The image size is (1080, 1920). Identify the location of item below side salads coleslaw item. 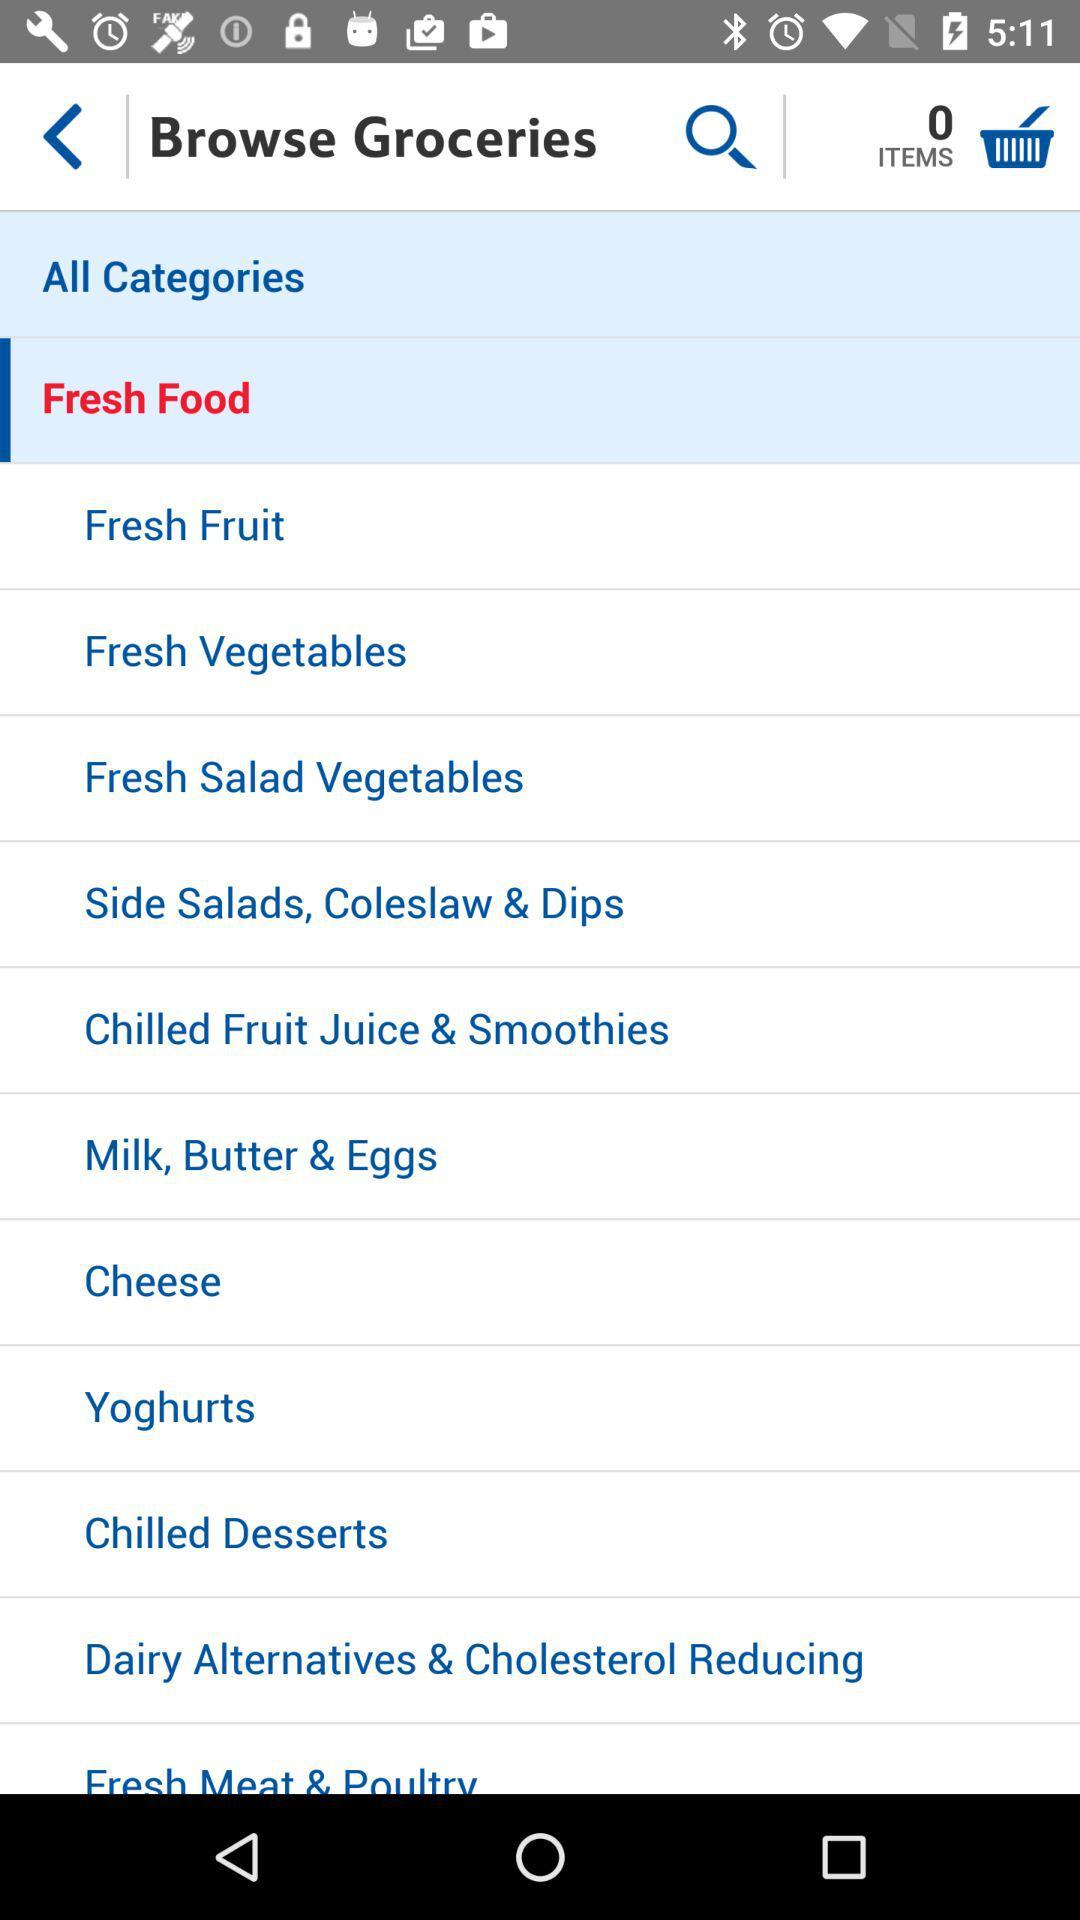
(540, 1031).